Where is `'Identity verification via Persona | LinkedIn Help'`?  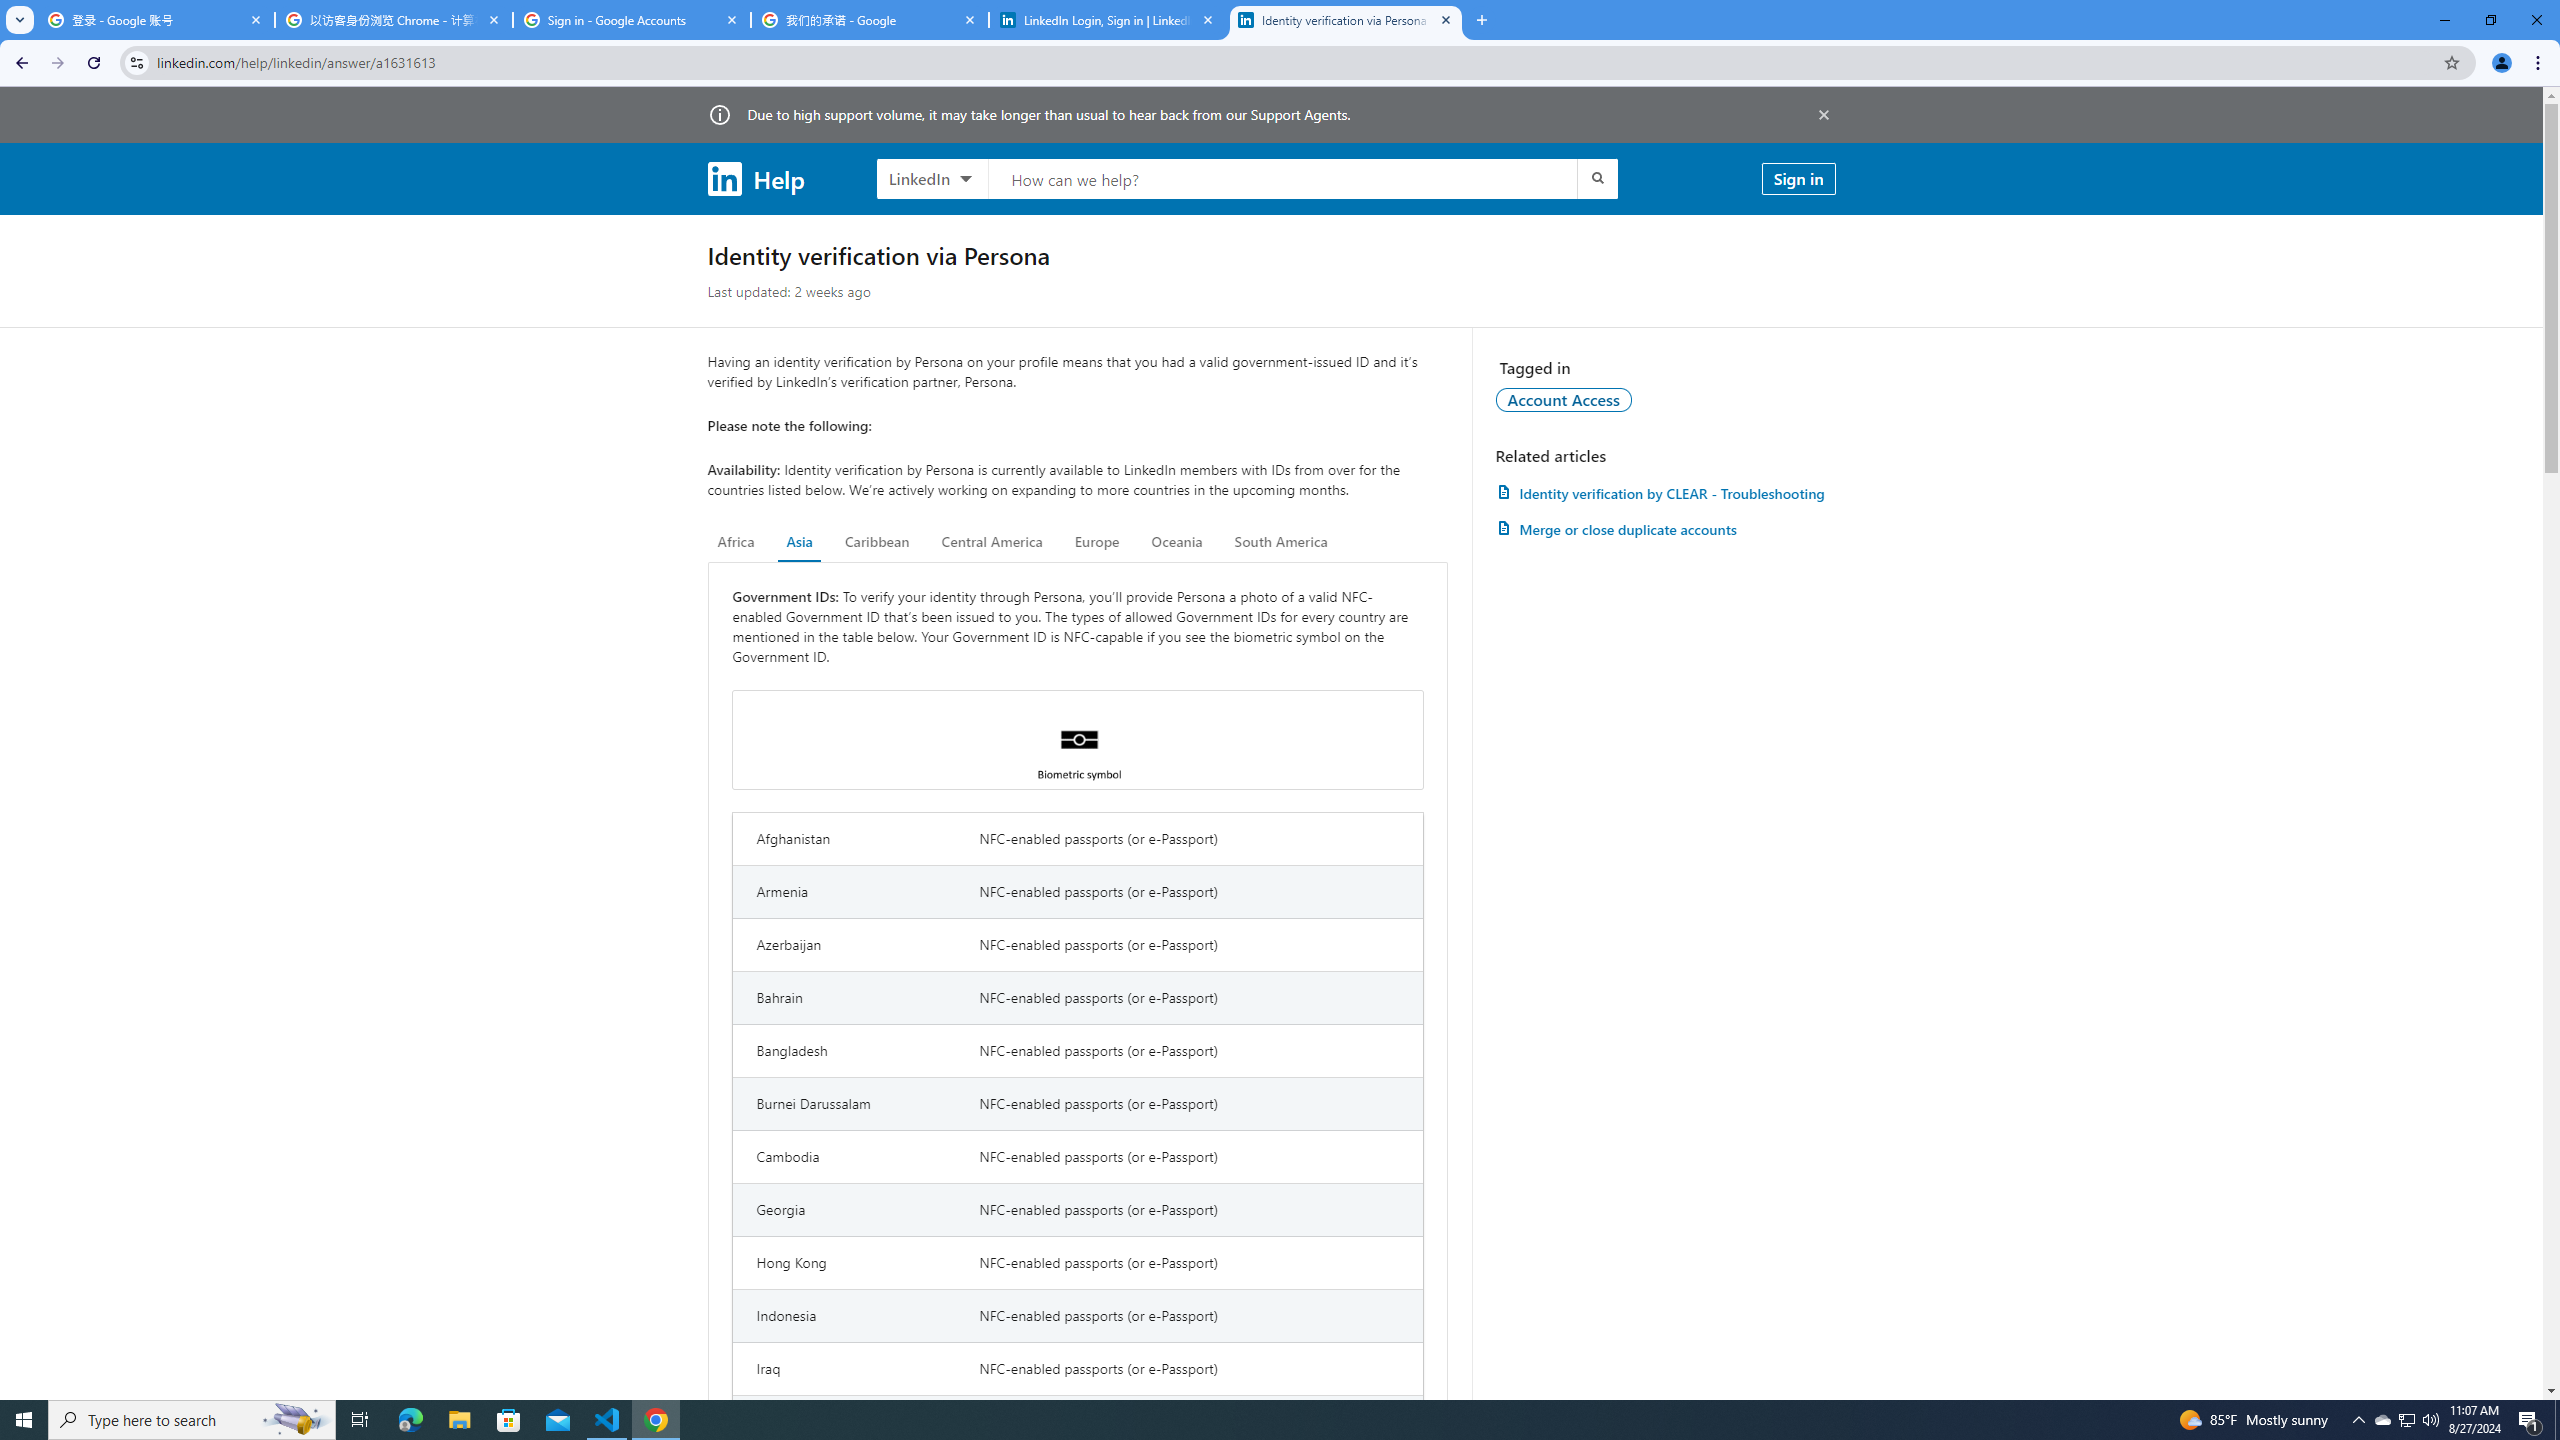 'Identity verification via Persona | LinkedIn Help' is located at coordinates (1345, 19).